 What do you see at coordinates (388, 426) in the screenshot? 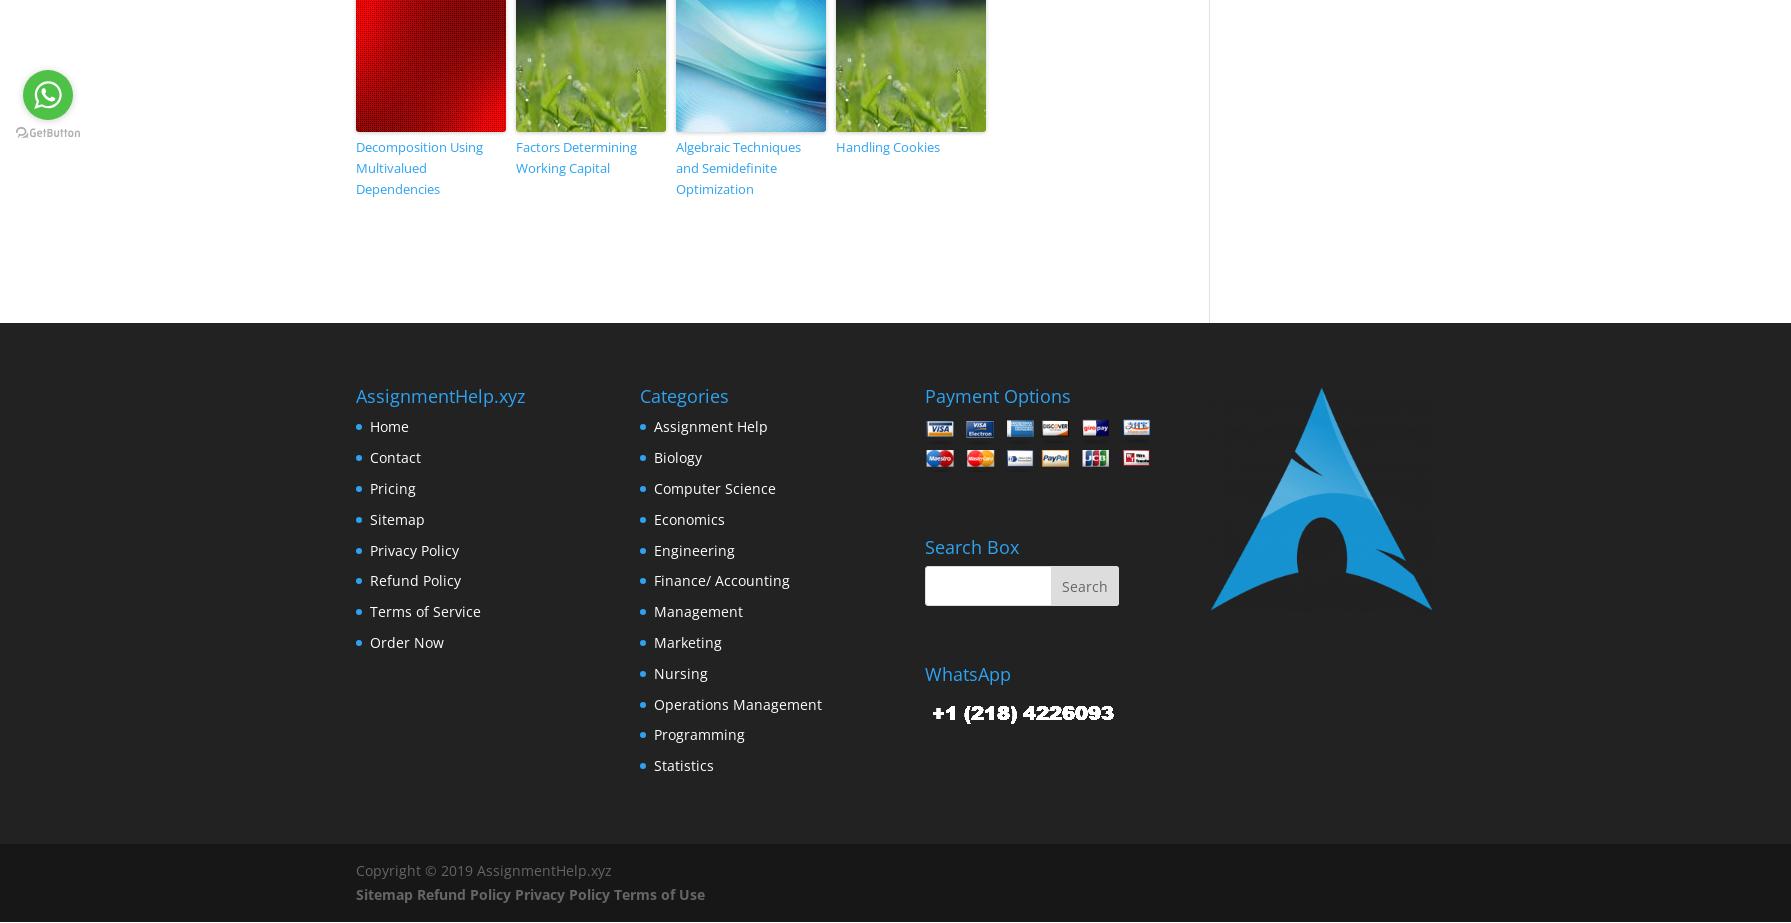
I see `'Home'` at bounding box center [388, 426].